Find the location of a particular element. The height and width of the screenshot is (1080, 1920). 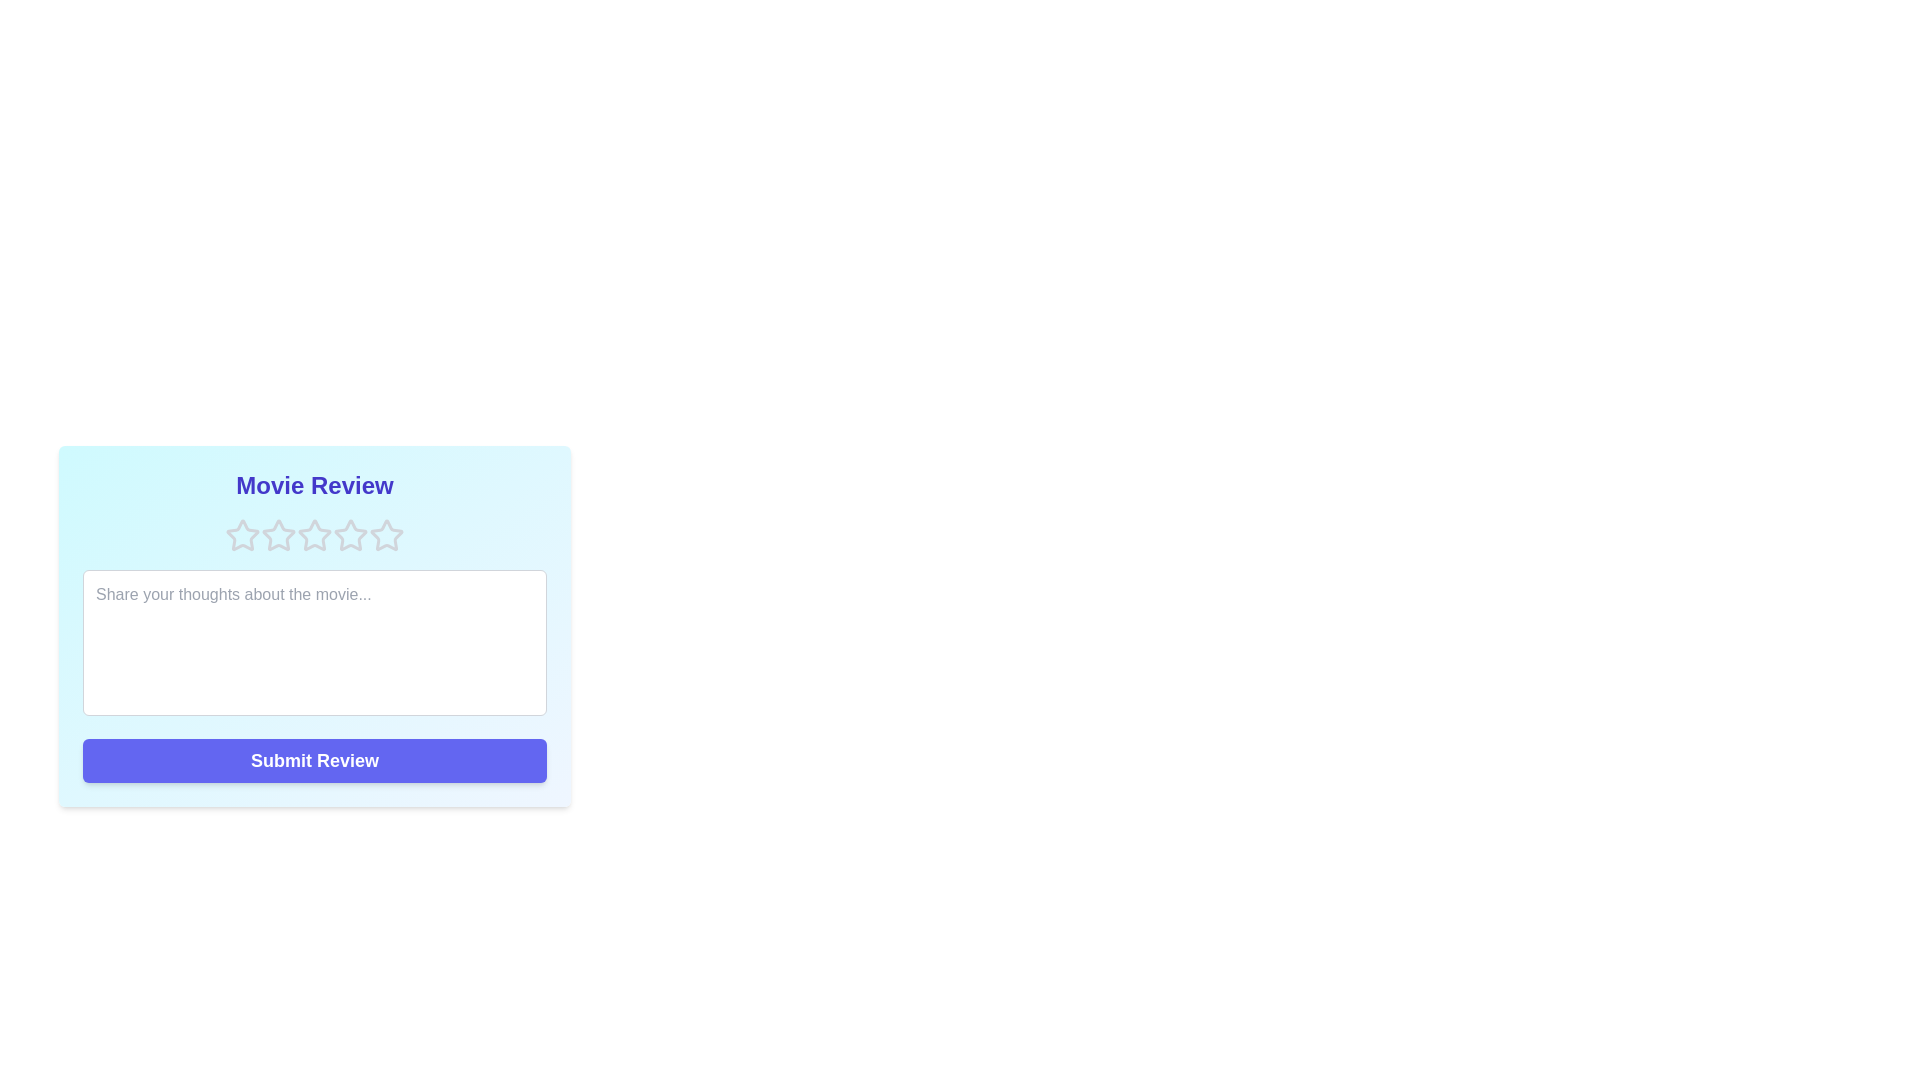

the comment box and type the text 'This is a great movie!' is located at coordinates (314, 643).